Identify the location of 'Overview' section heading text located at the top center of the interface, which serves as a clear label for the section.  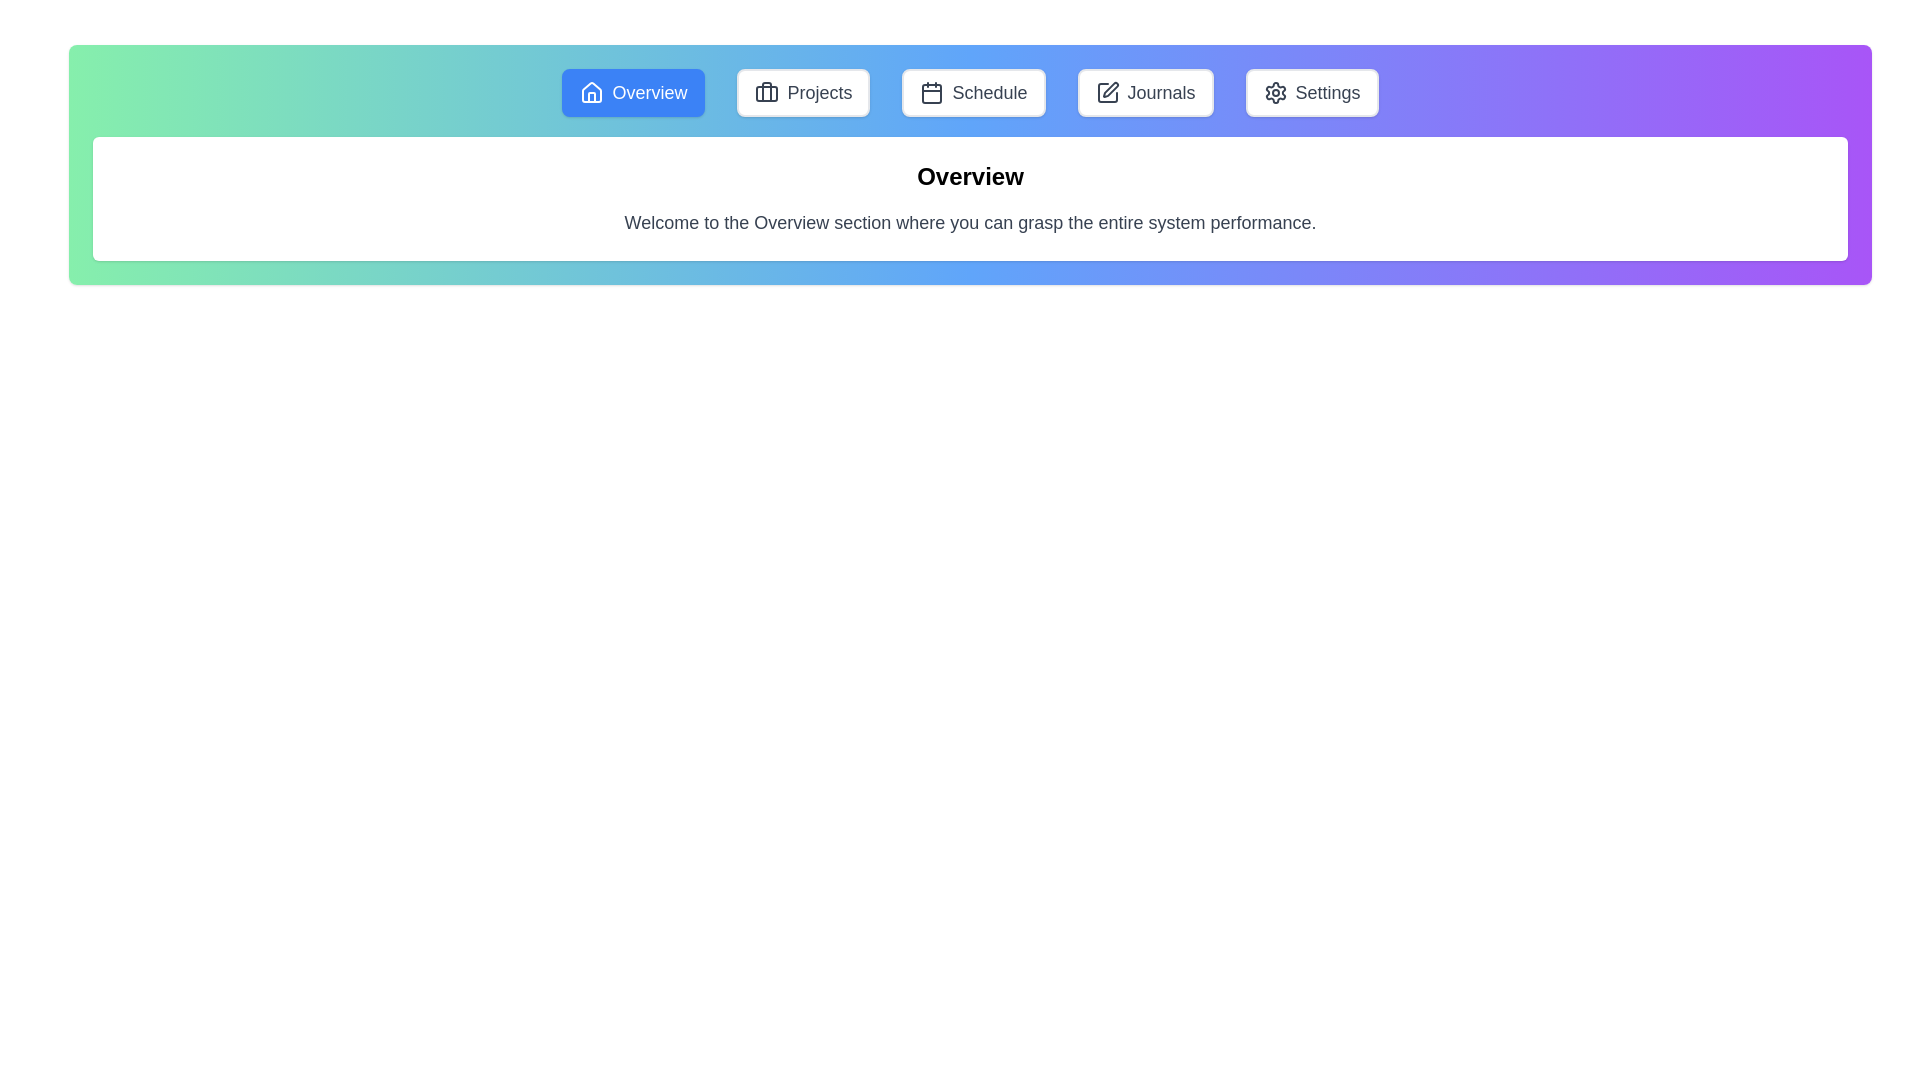
(970, 176).